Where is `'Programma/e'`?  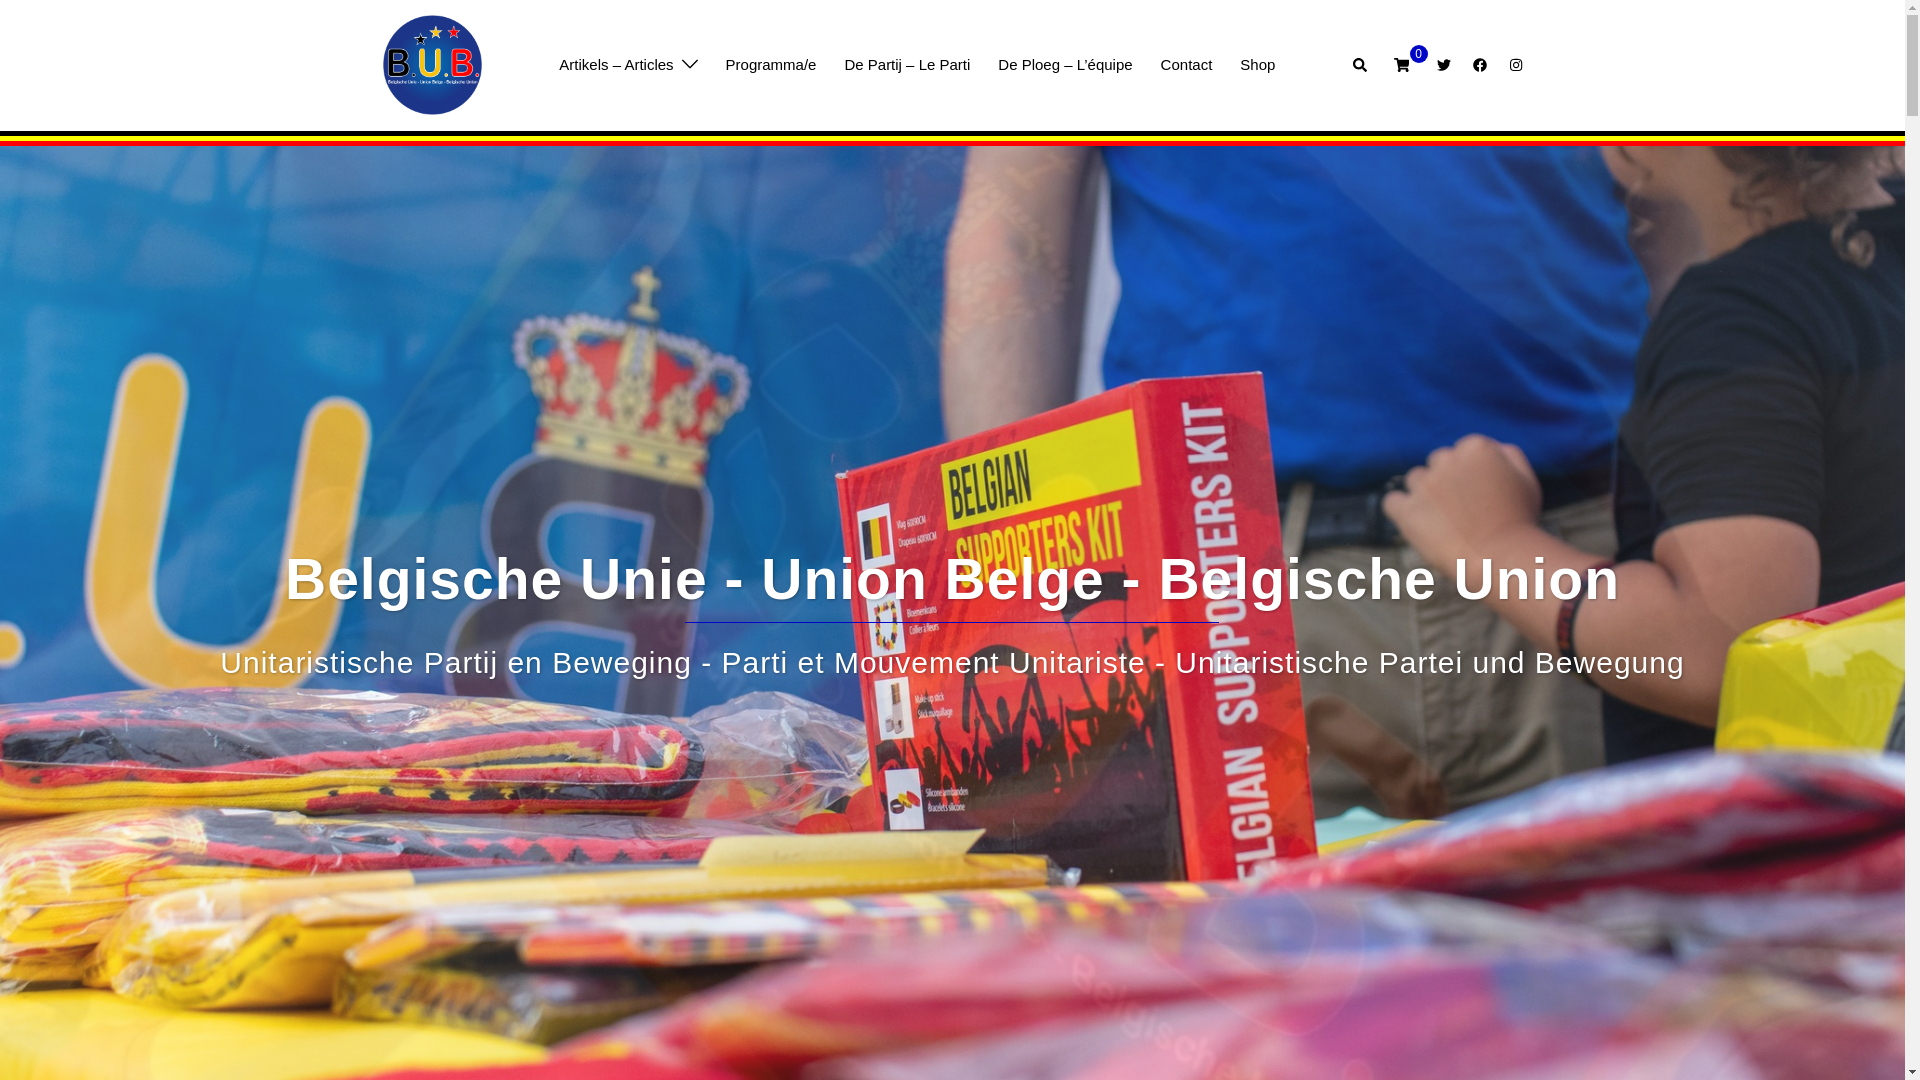 'Programma/e' is located at coordinates (770, 63).